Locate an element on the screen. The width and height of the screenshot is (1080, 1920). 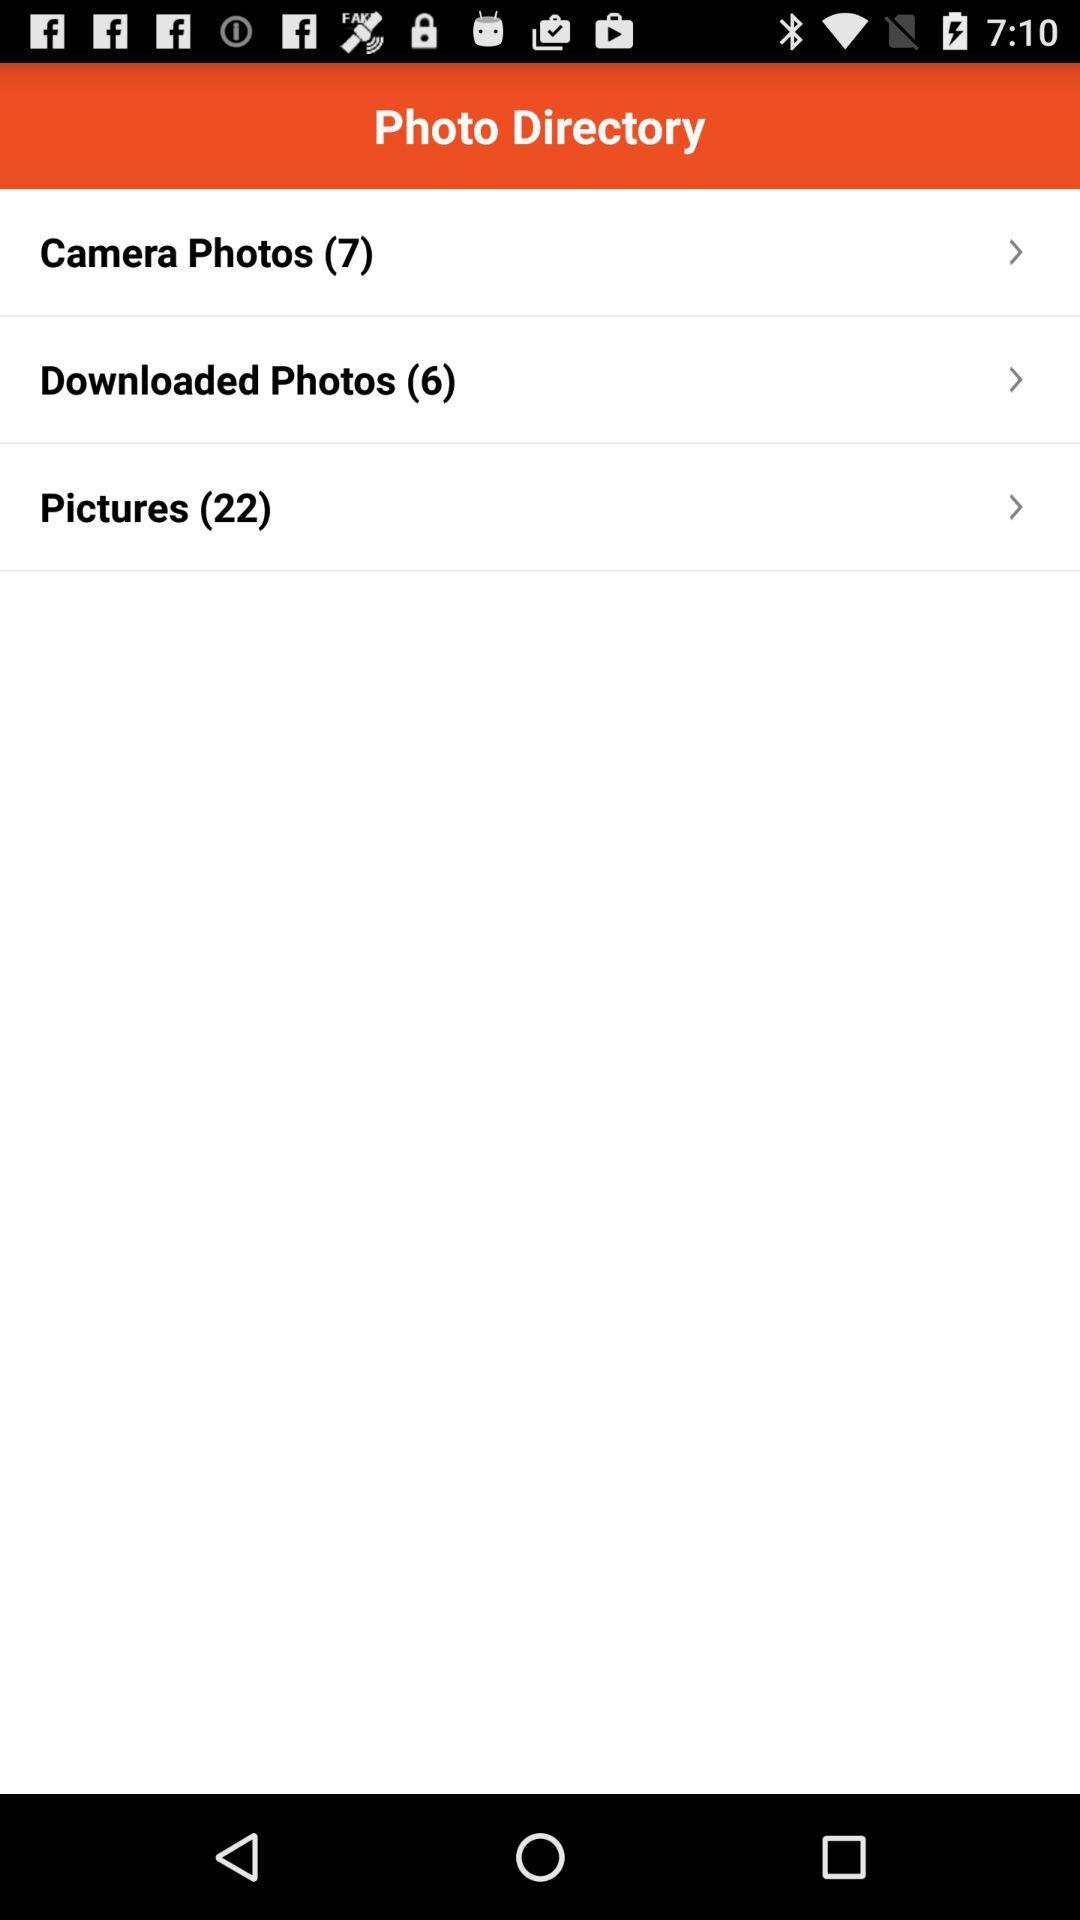
app to the right of pictures (22) item is located at coordinates (639, 507).